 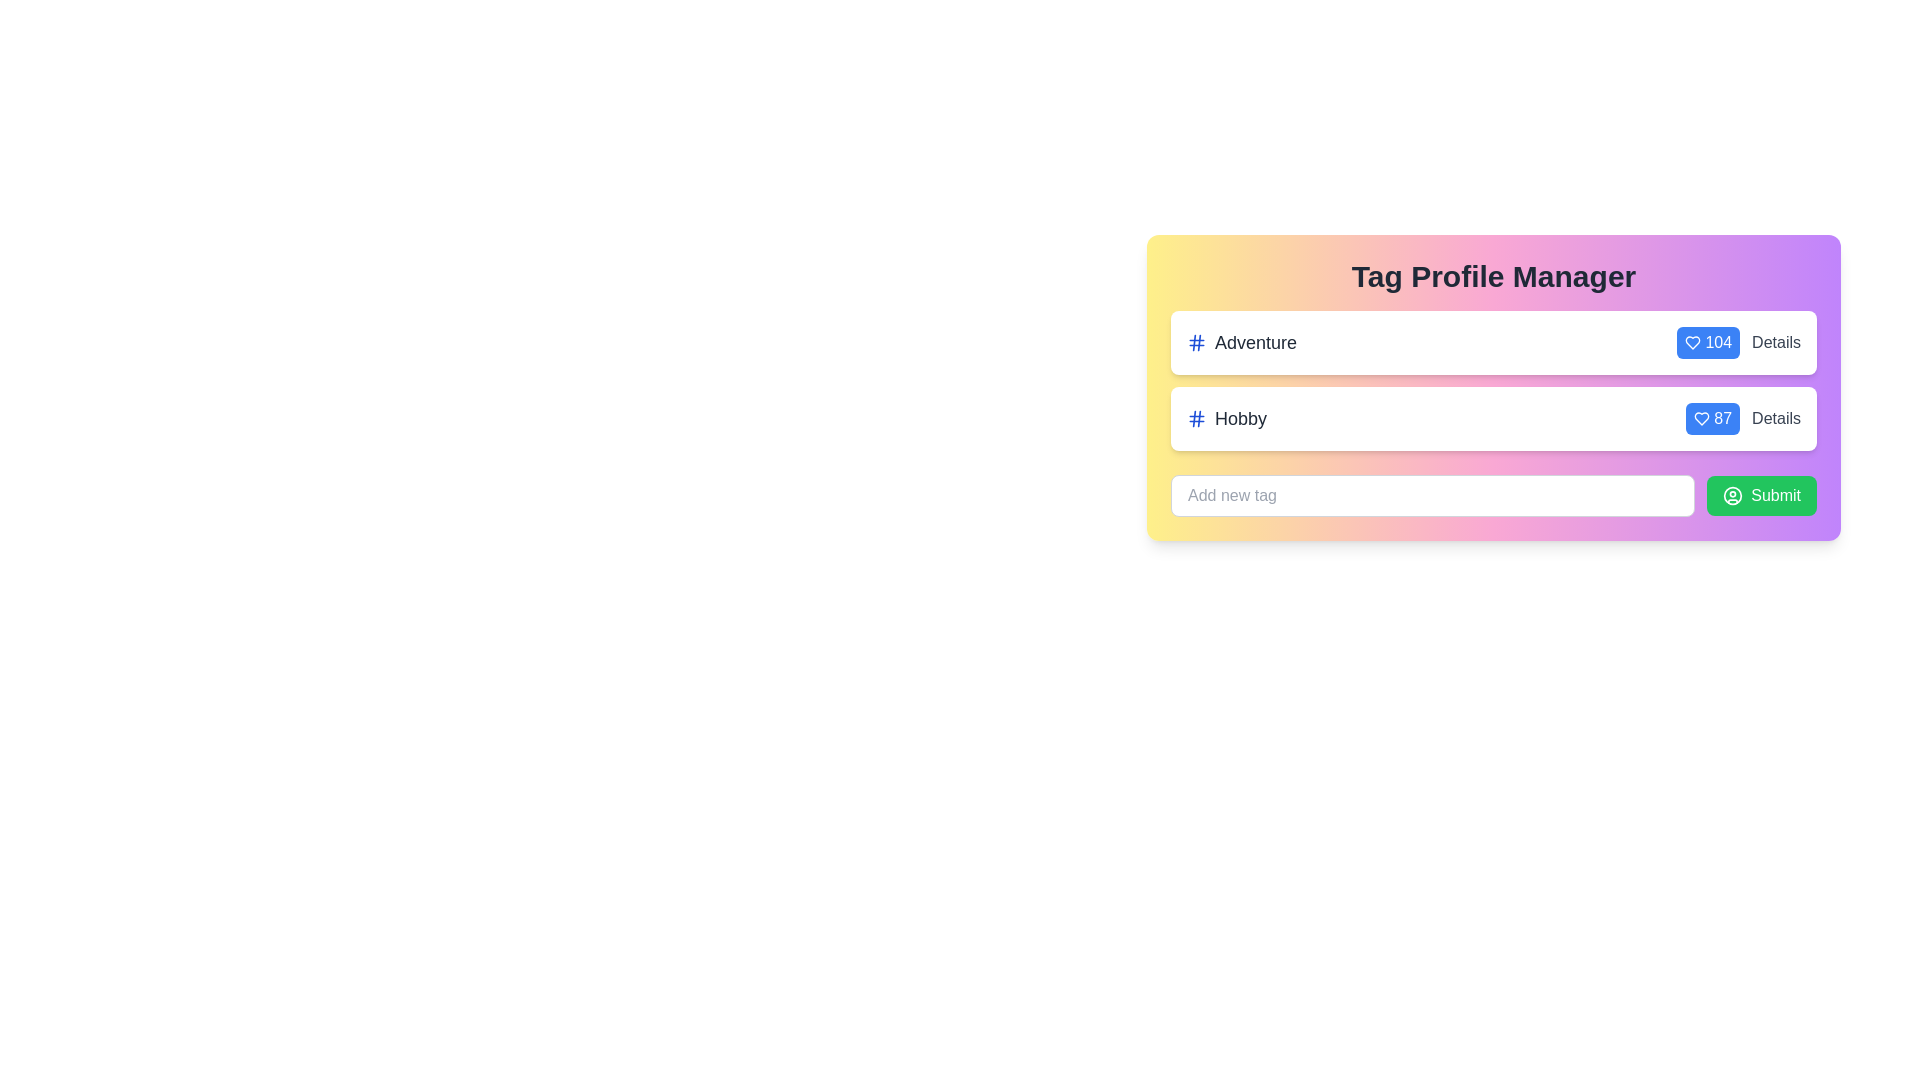 I want to click on the heart-shaped icon with a blue fill and white outline, located adjacent to the 'Adventure' label in the list item, so click(x=1701, y=418).